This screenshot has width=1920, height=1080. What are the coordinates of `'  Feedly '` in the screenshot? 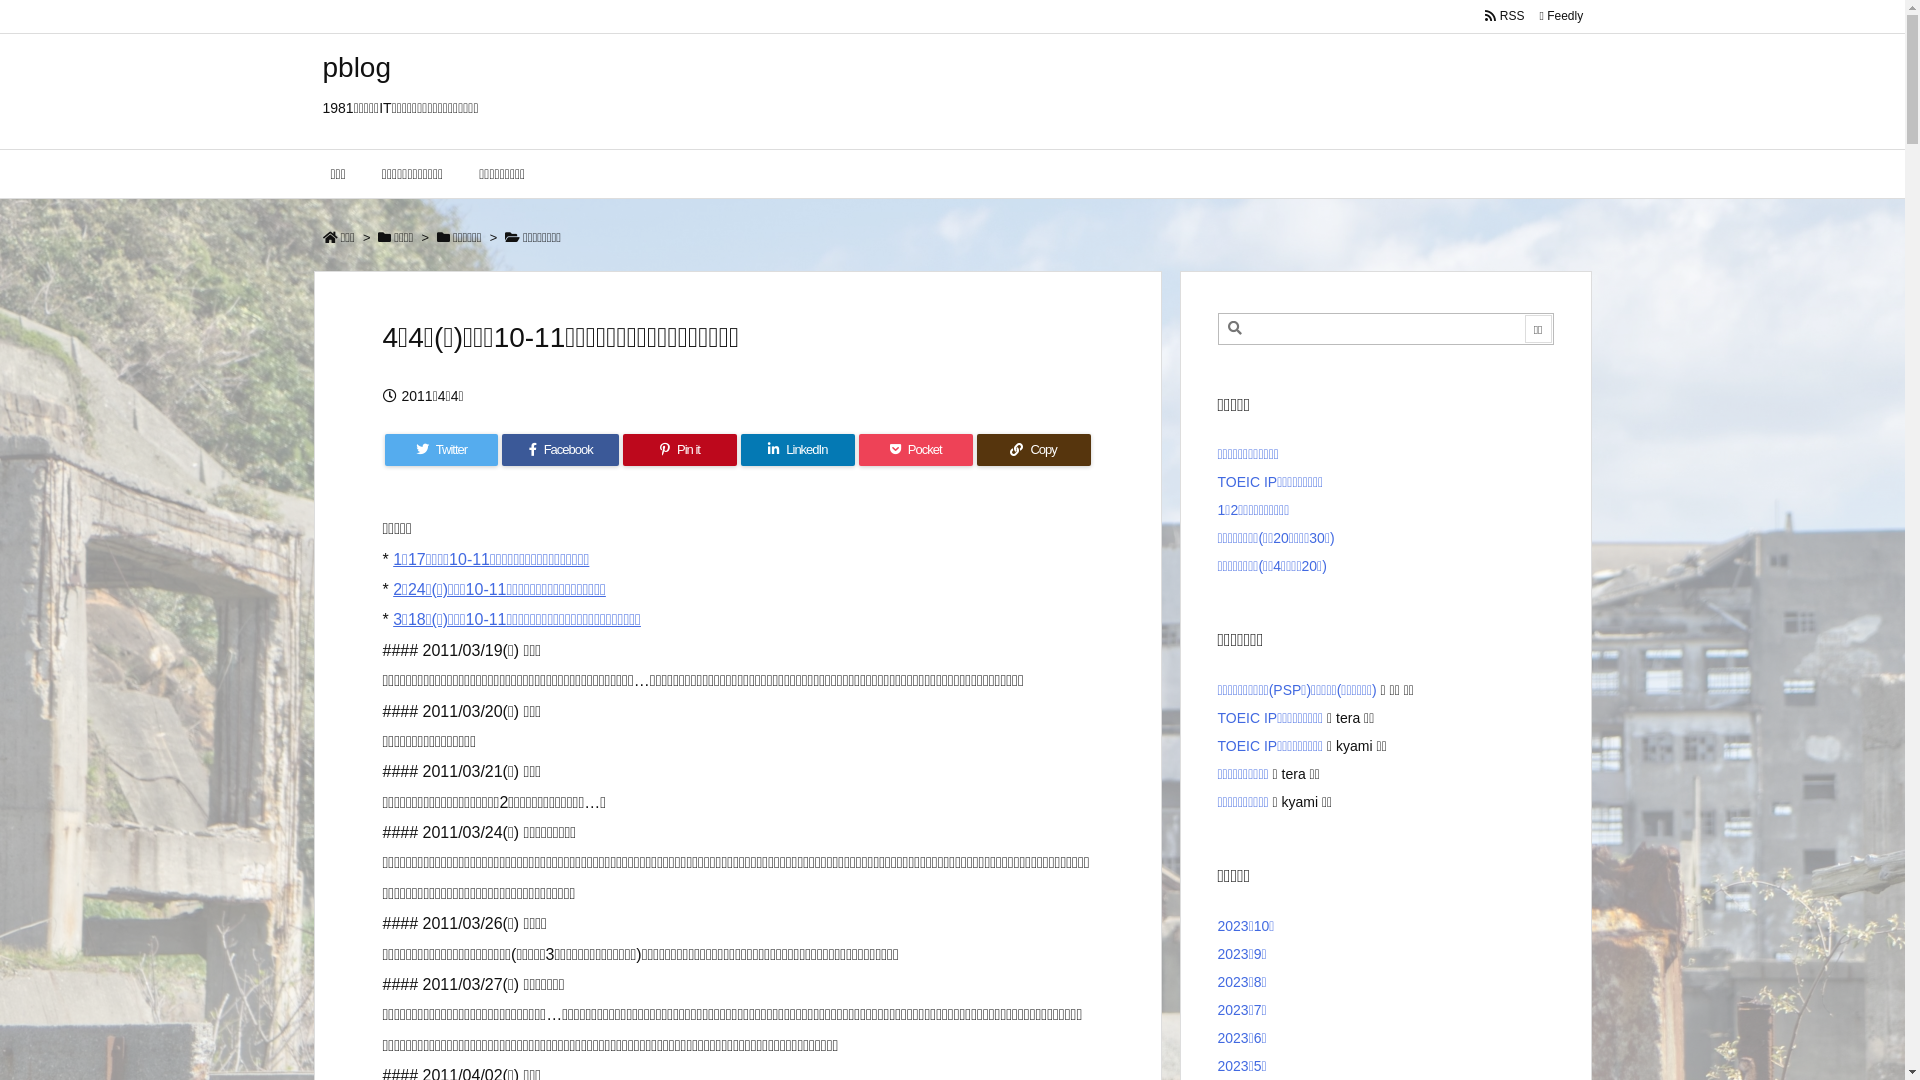 It's located at (1559, 15).